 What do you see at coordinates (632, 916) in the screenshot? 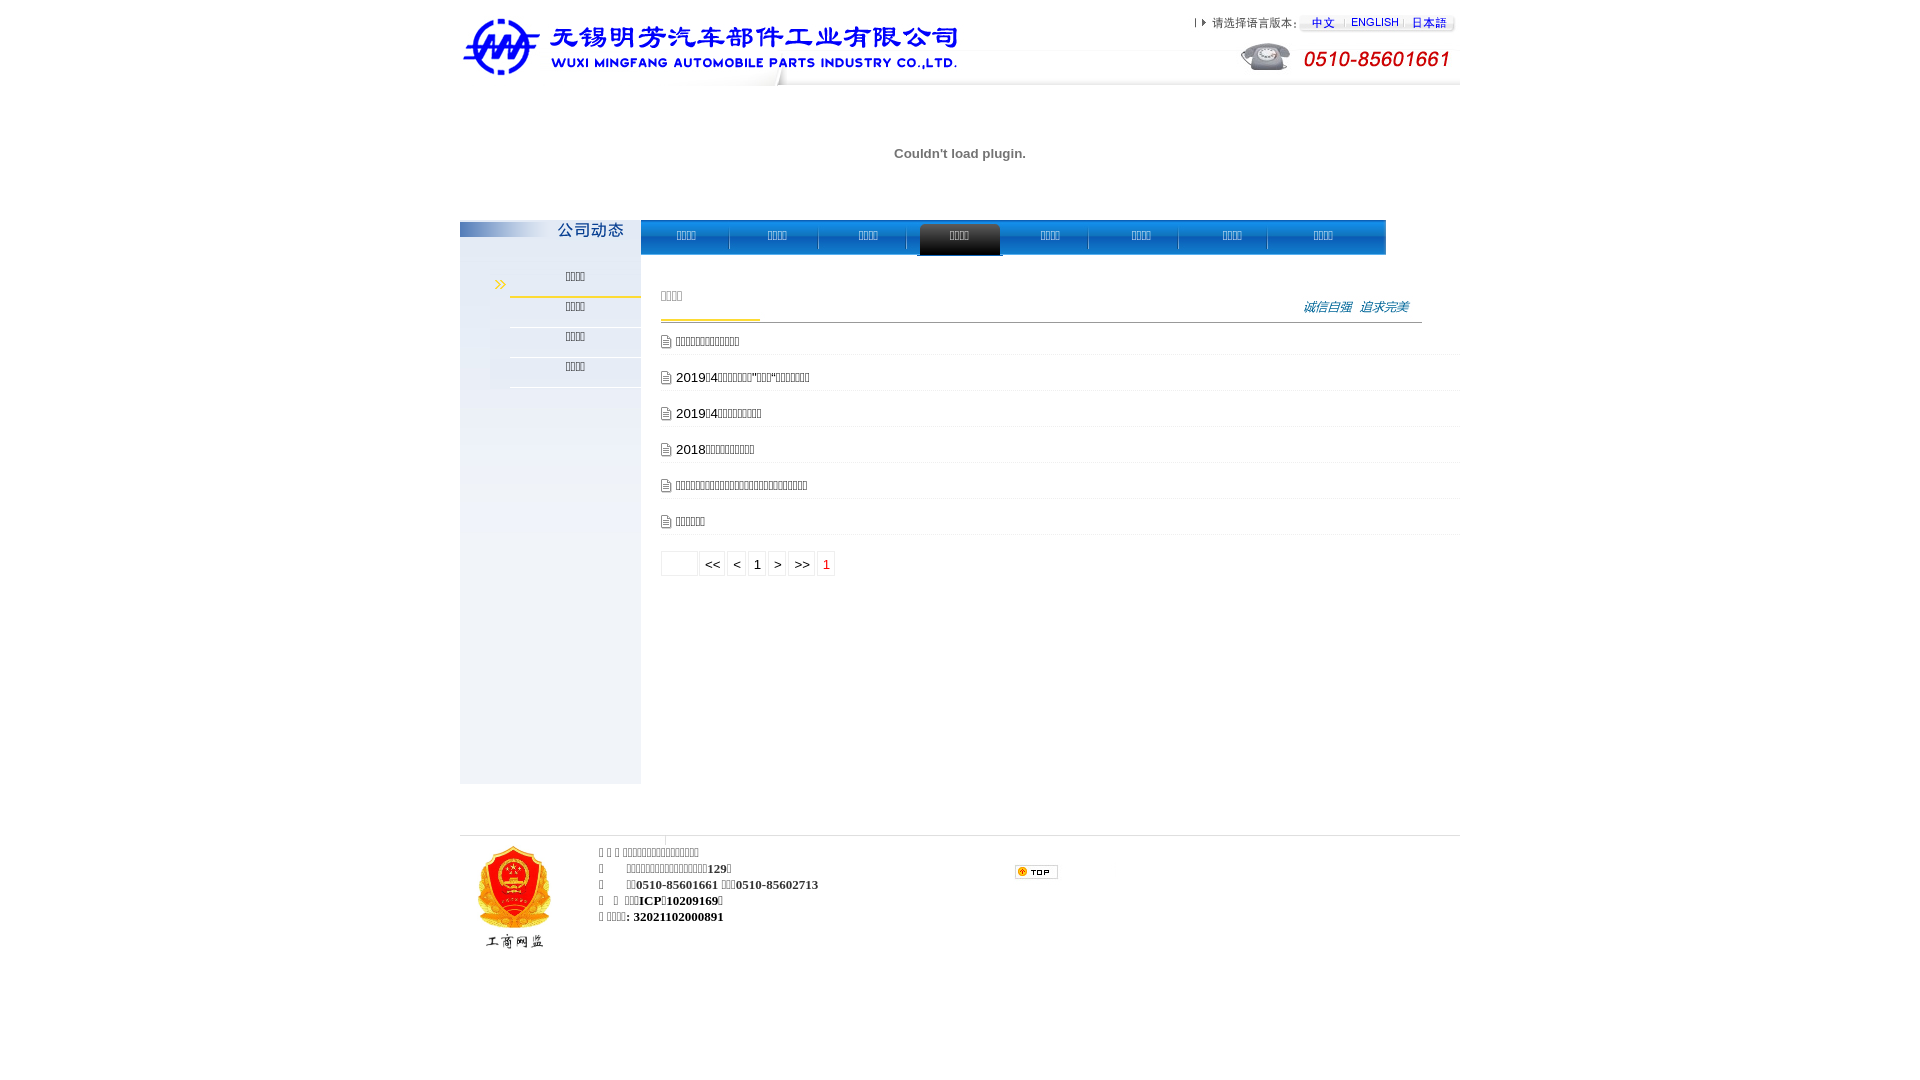
I see `'32021102000891'` at bounding box center [632, 916].